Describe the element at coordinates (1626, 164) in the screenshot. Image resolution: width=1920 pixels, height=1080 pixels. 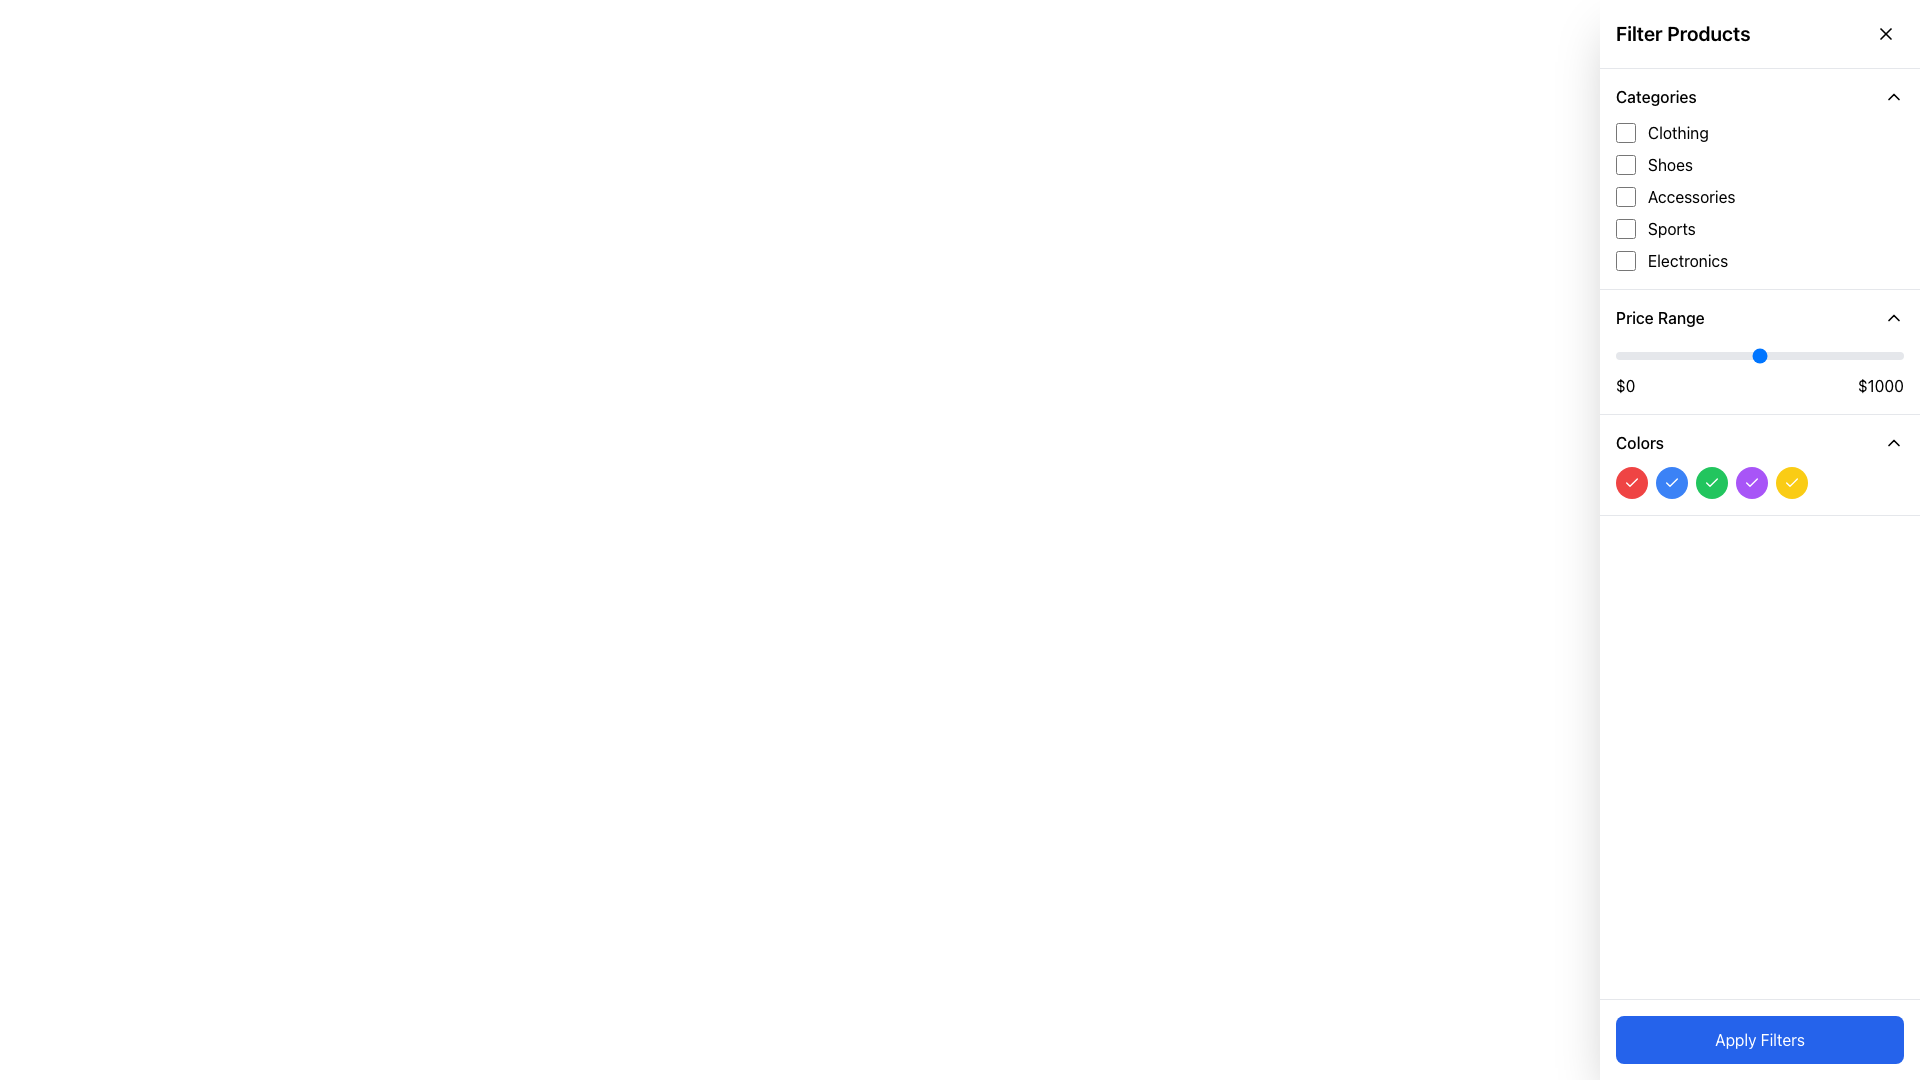
I see `the checkbox labeled 'Shoes', which is styled as a square with a blue outline and positioned` at that location.